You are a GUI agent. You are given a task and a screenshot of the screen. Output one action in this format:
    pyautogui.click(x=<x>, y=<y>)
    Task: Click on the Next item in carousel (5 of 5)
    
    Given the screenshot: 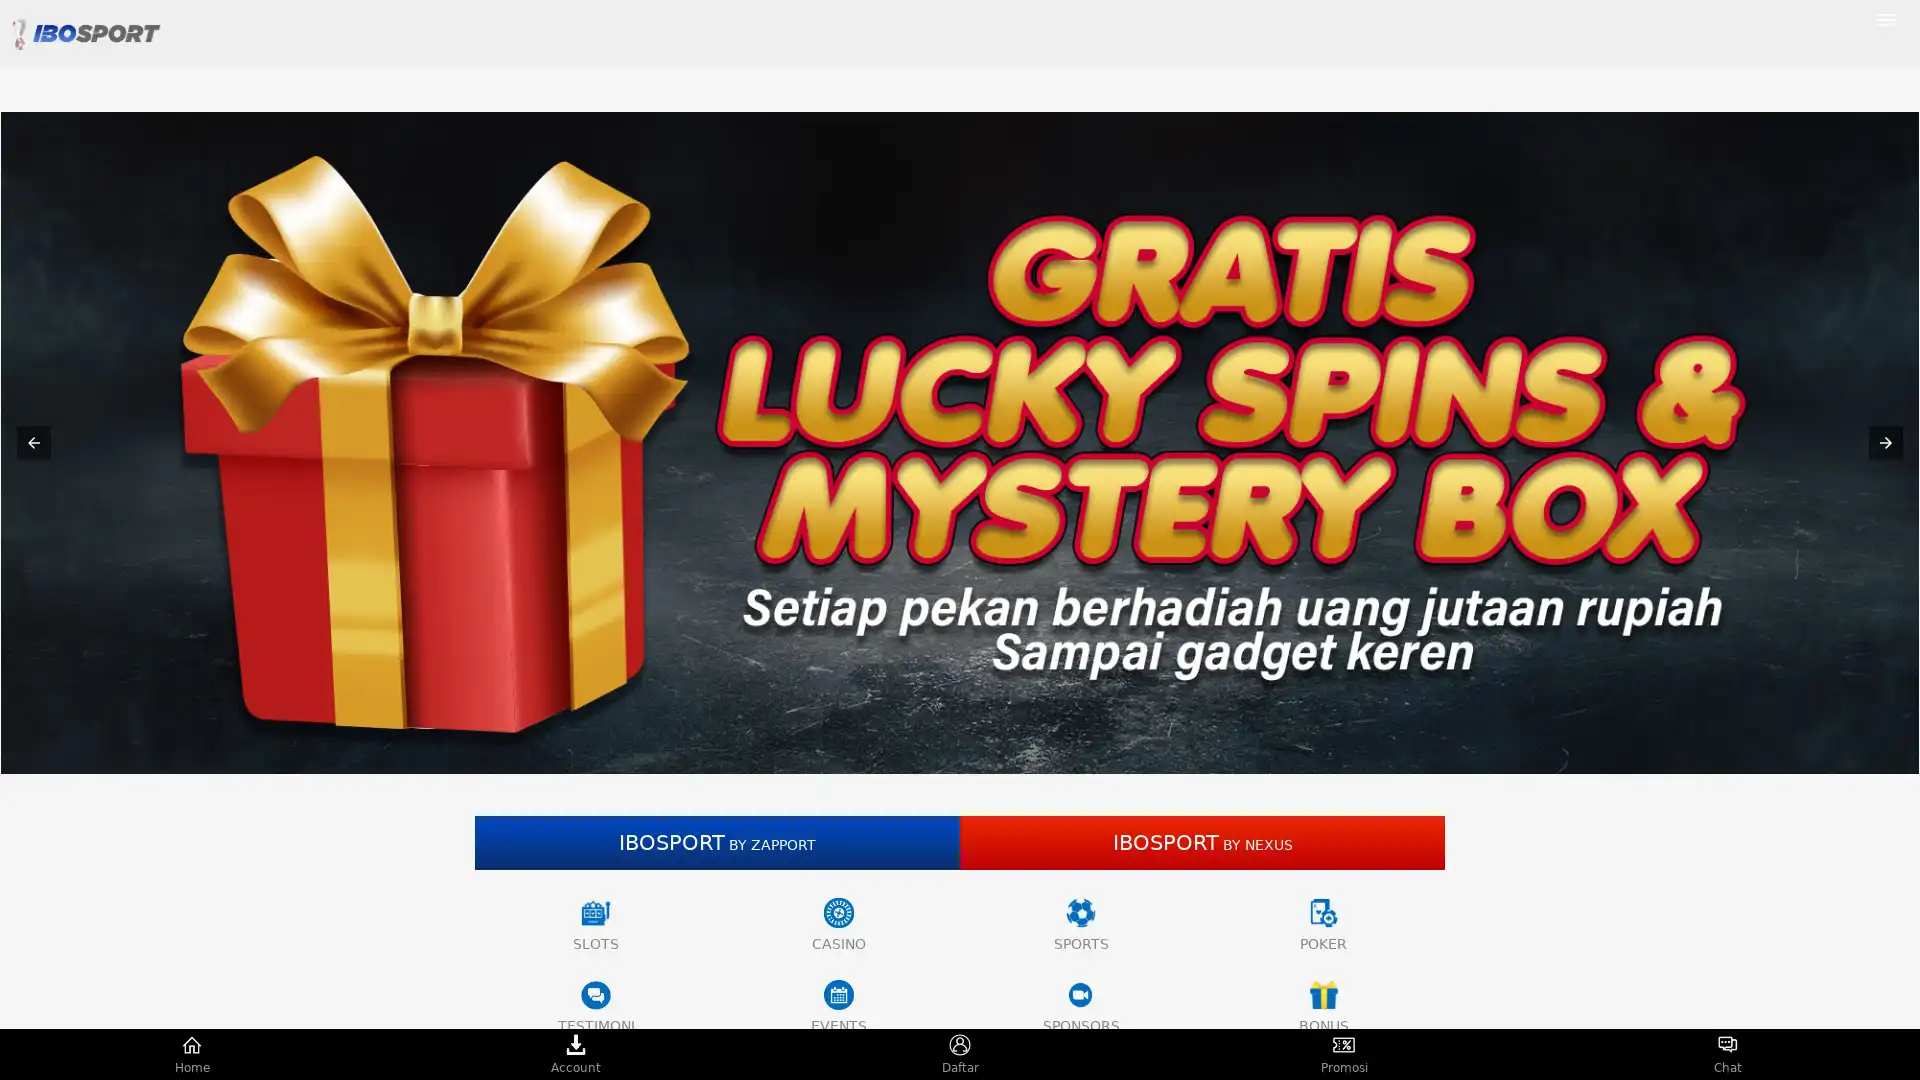 What is the action you would take?
    pyautogui.click(x=1885, y=442)
    